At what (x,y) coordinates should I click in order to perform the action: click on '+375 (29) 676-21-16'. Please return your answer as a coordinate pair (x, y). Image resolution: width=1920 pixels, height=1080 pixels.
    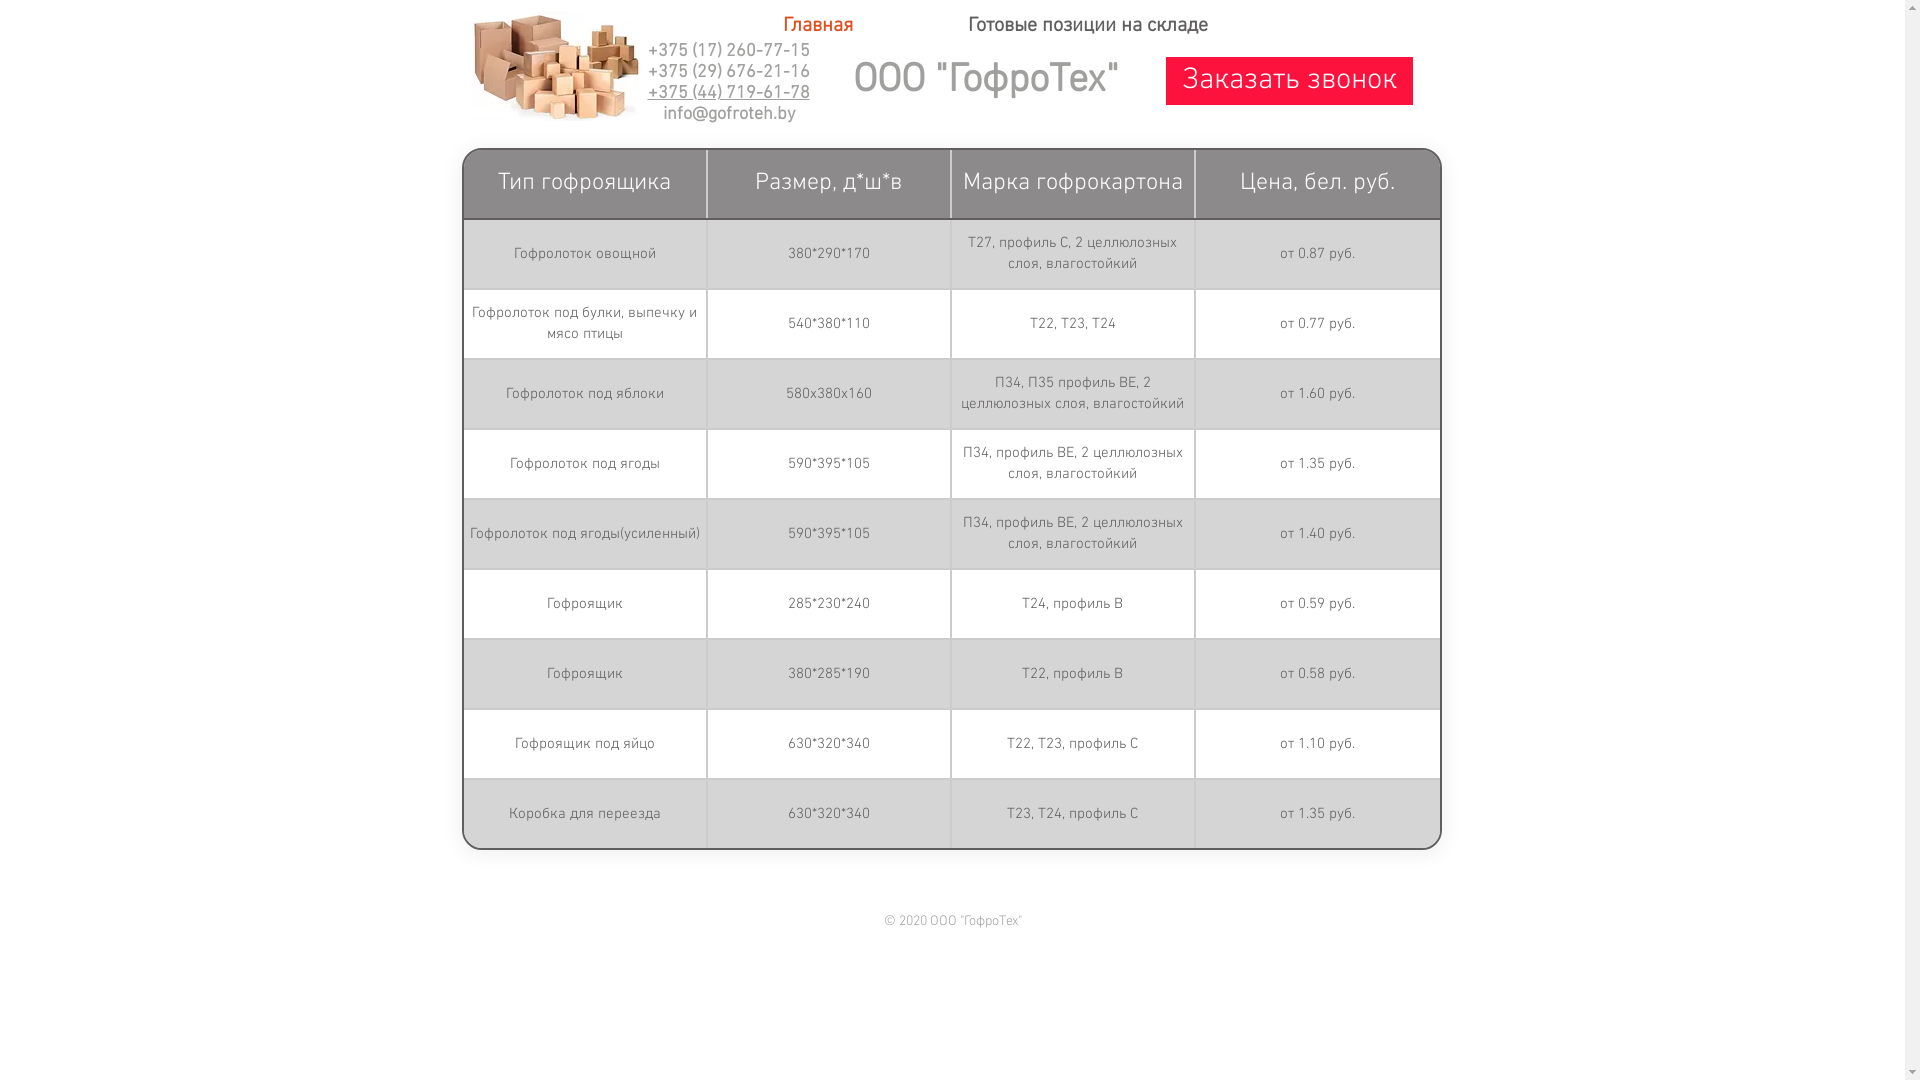
    Looking at the image, I should click on (728, 71).